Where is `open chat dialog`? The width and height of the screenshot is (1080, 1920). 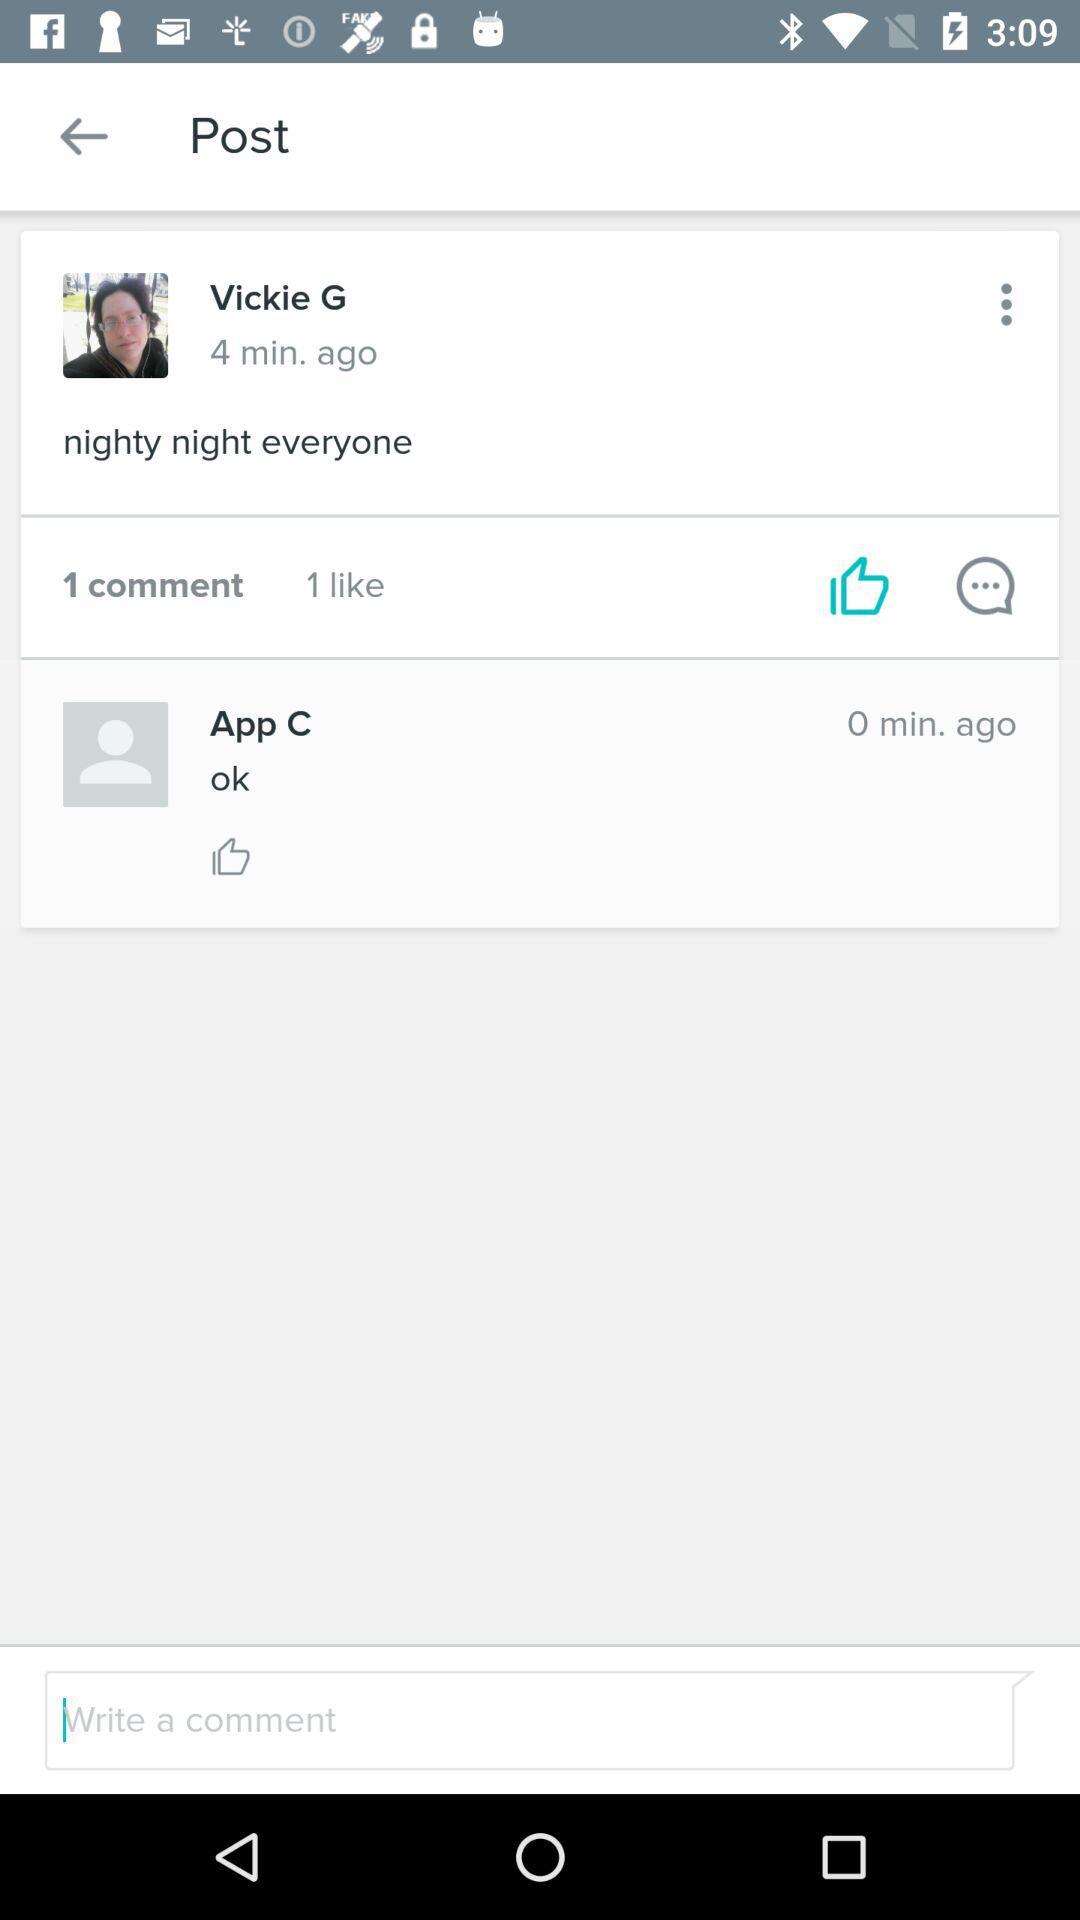
open chat dialog is located at coordinates (984, 584).